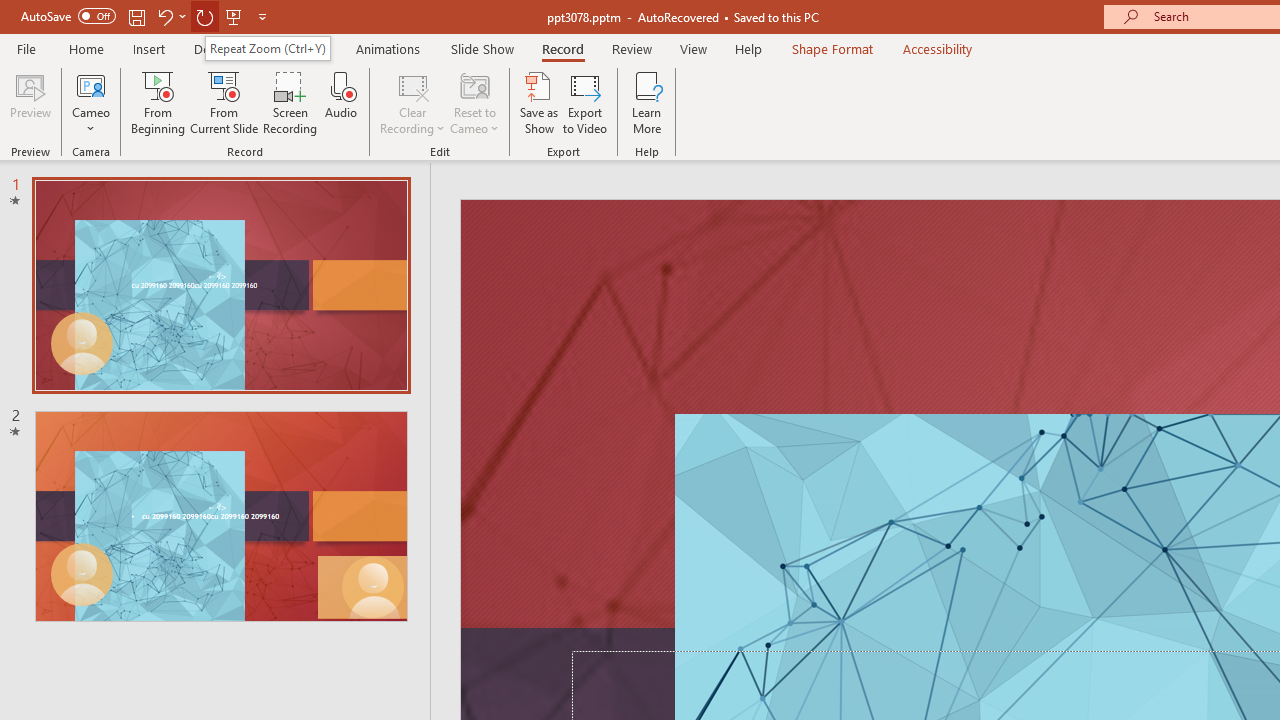  Describe the element at coordinates (411, 103) in the screenshot. I see `'Clear Recording'` at that location.